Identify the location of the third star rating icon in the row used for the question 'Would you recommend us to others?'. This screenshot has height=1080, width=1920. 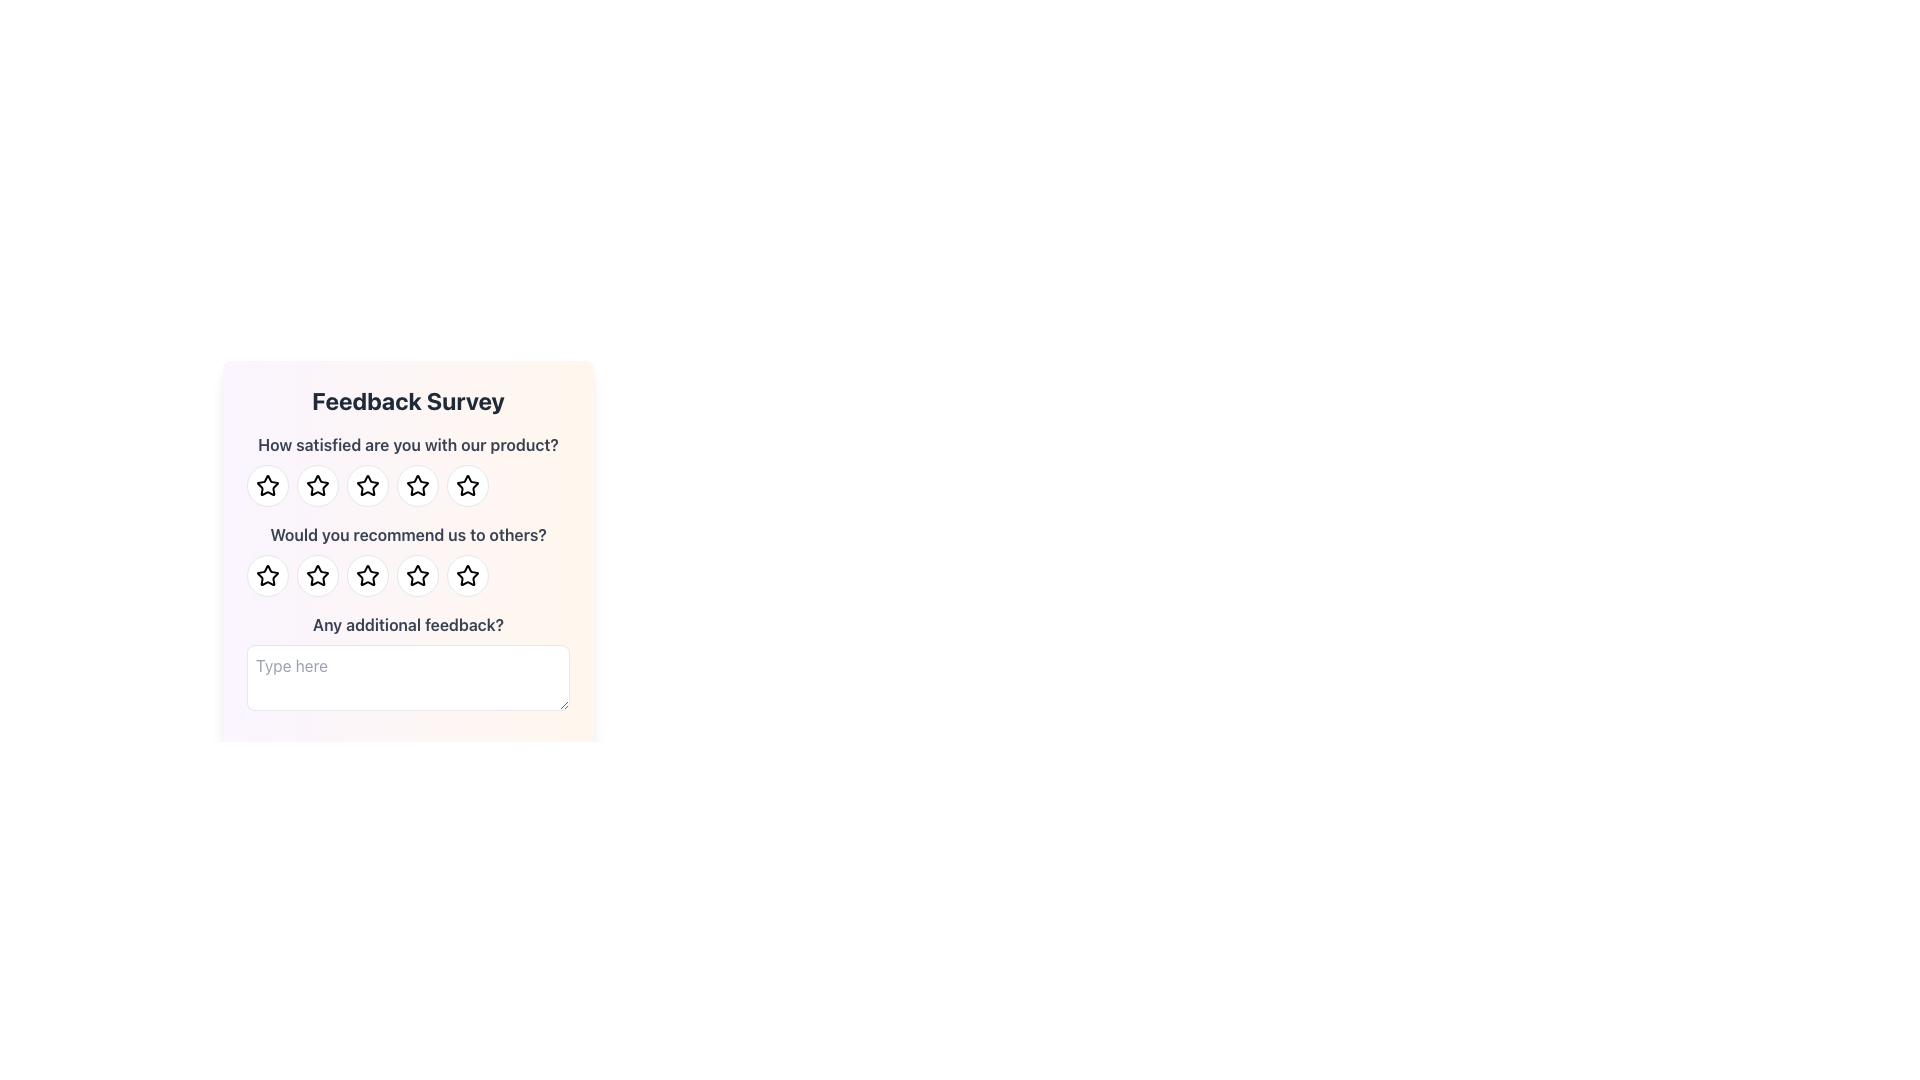
(466, 575).